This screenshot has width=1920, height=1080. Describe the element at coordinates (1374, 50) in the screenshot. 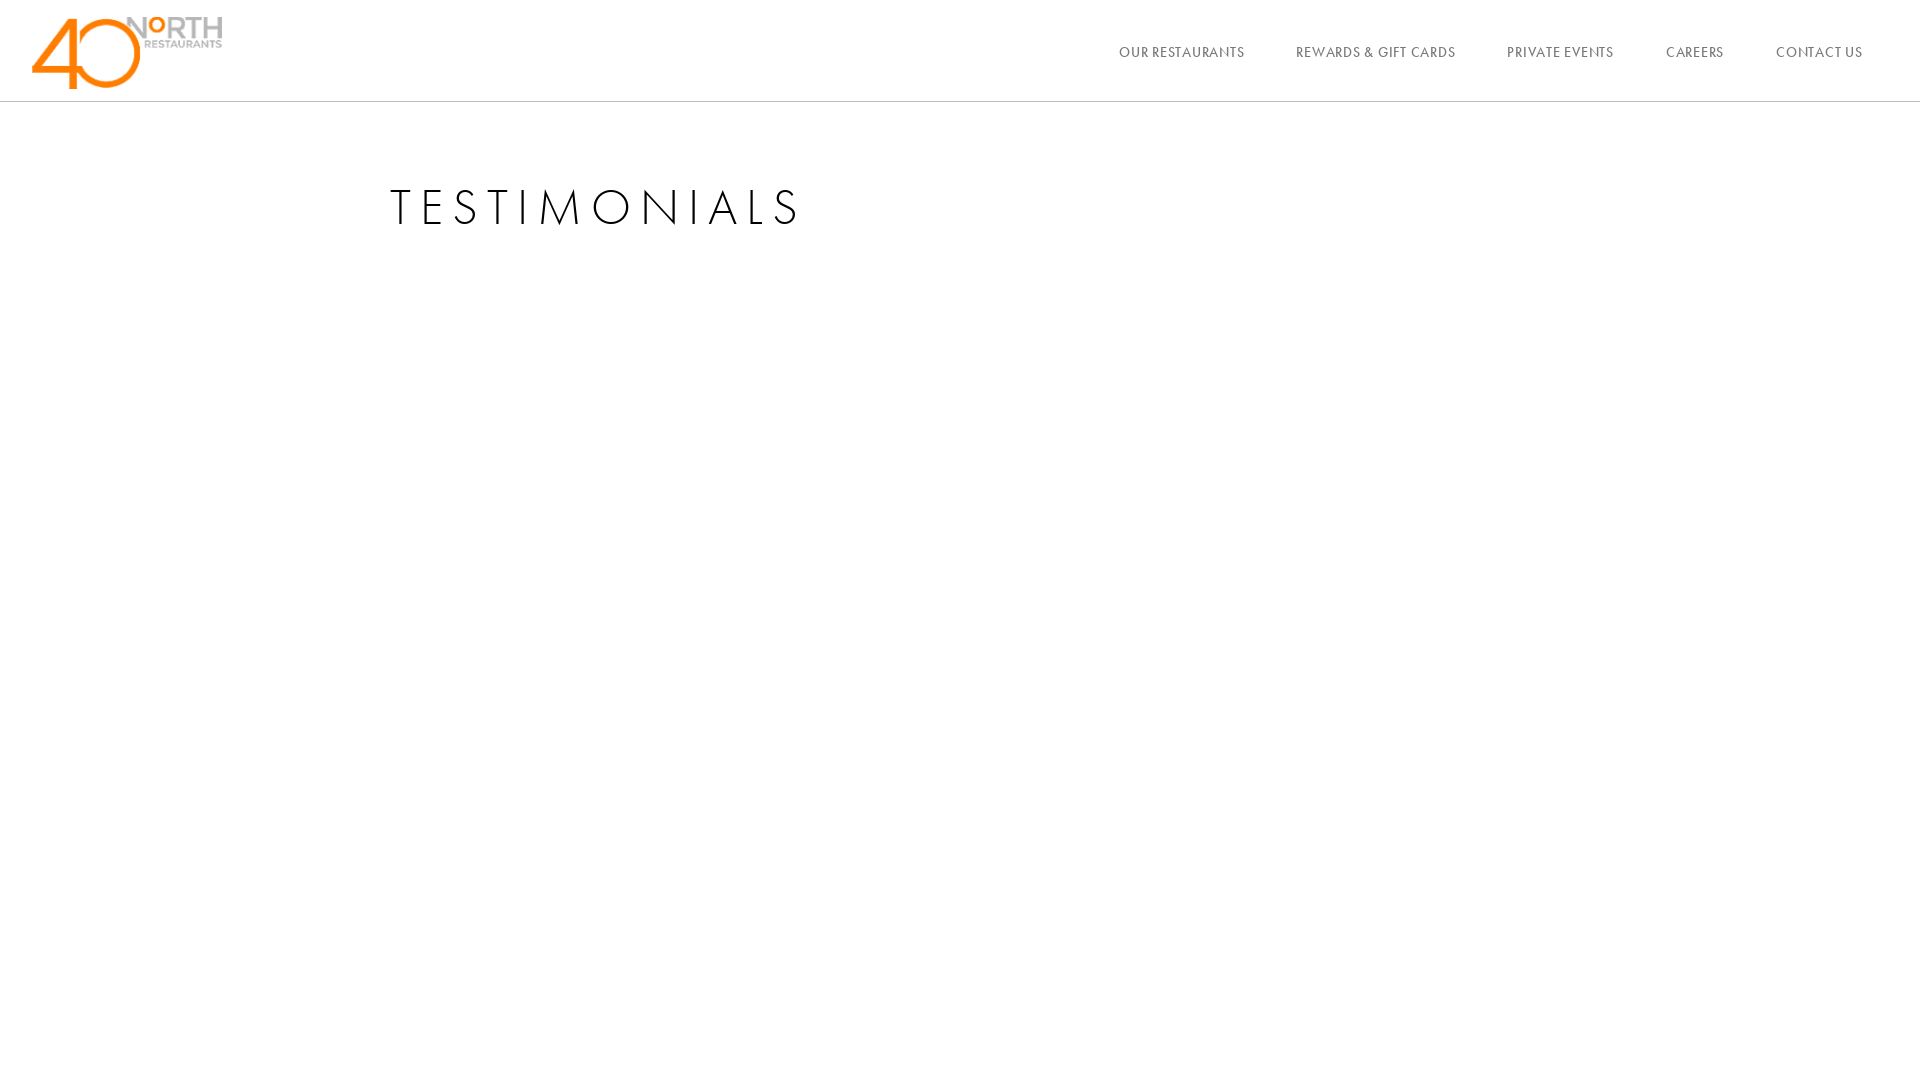

I see `'REWARDS & GIFT CARDS'` at that location.